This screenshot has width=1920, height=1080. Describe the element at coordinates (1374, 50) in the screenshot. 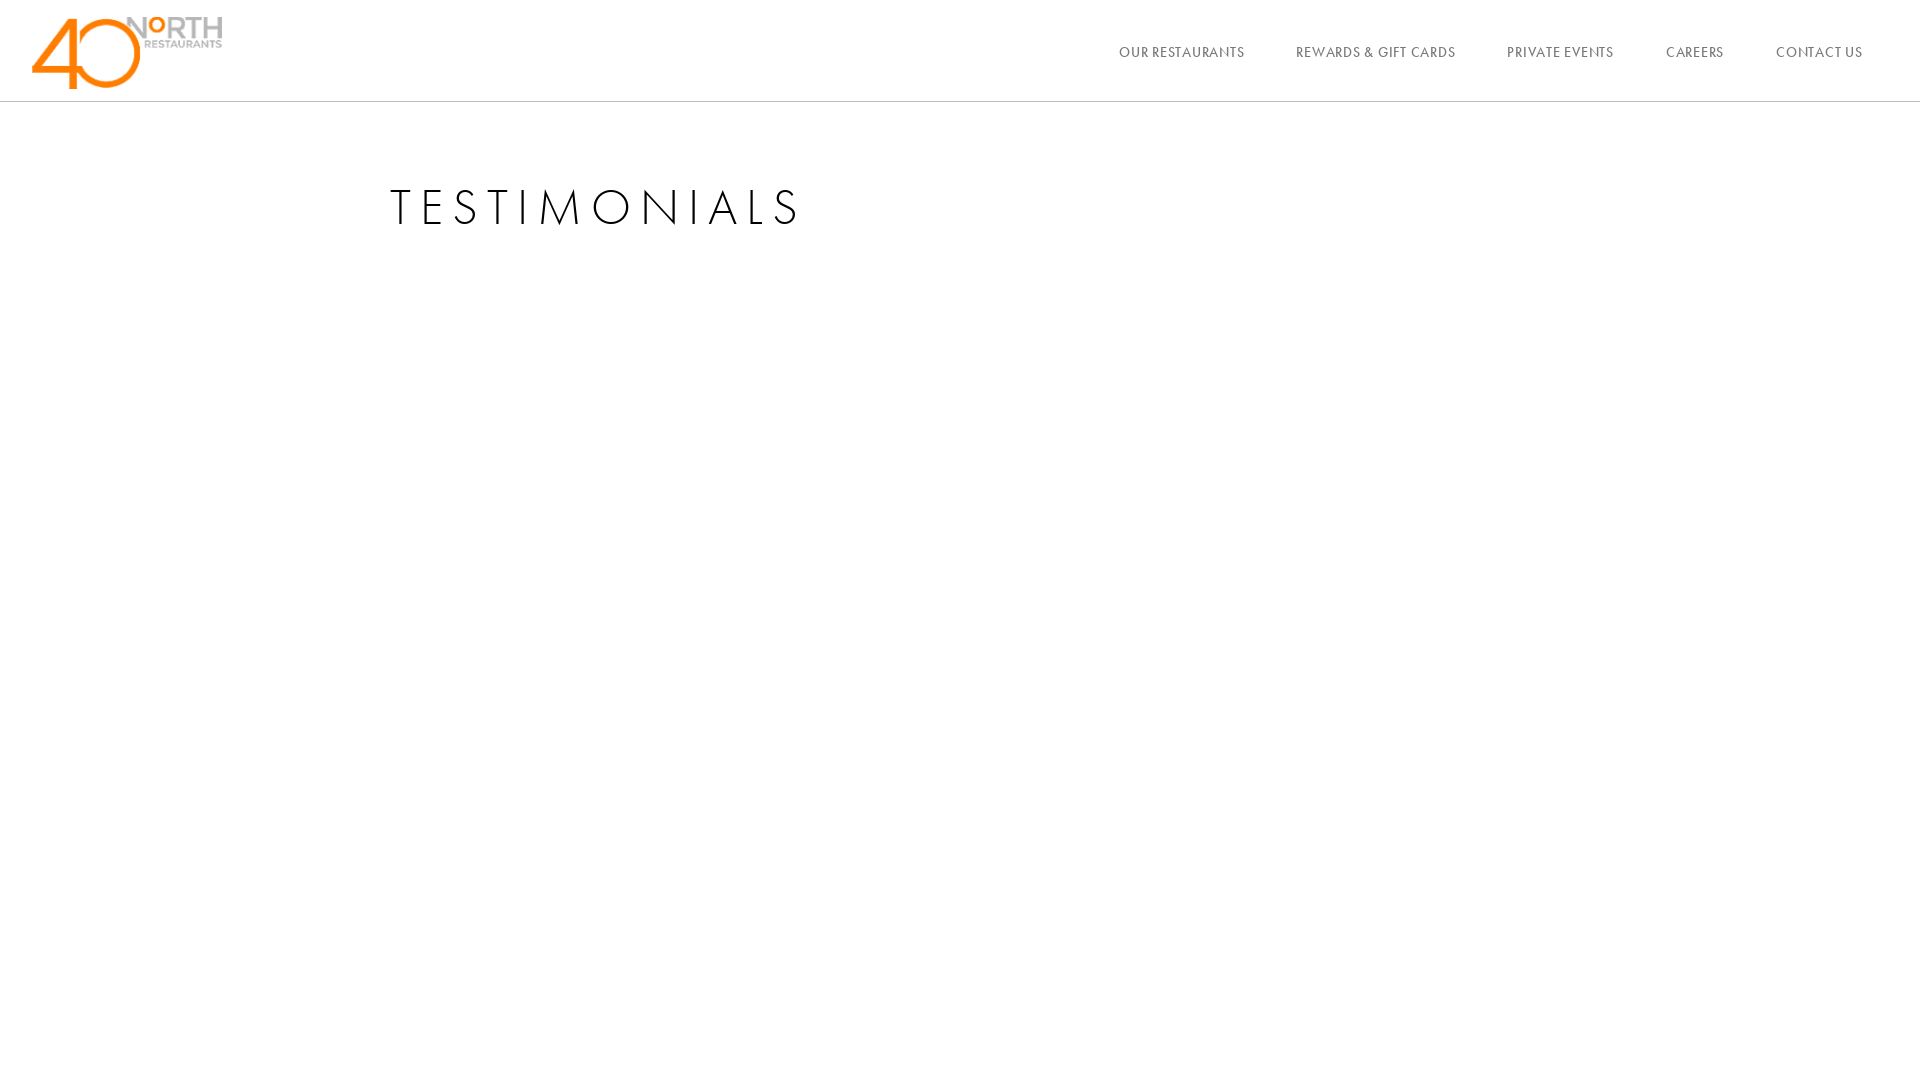

I see `'REWARDS & GIFT CARDS'` at that location.